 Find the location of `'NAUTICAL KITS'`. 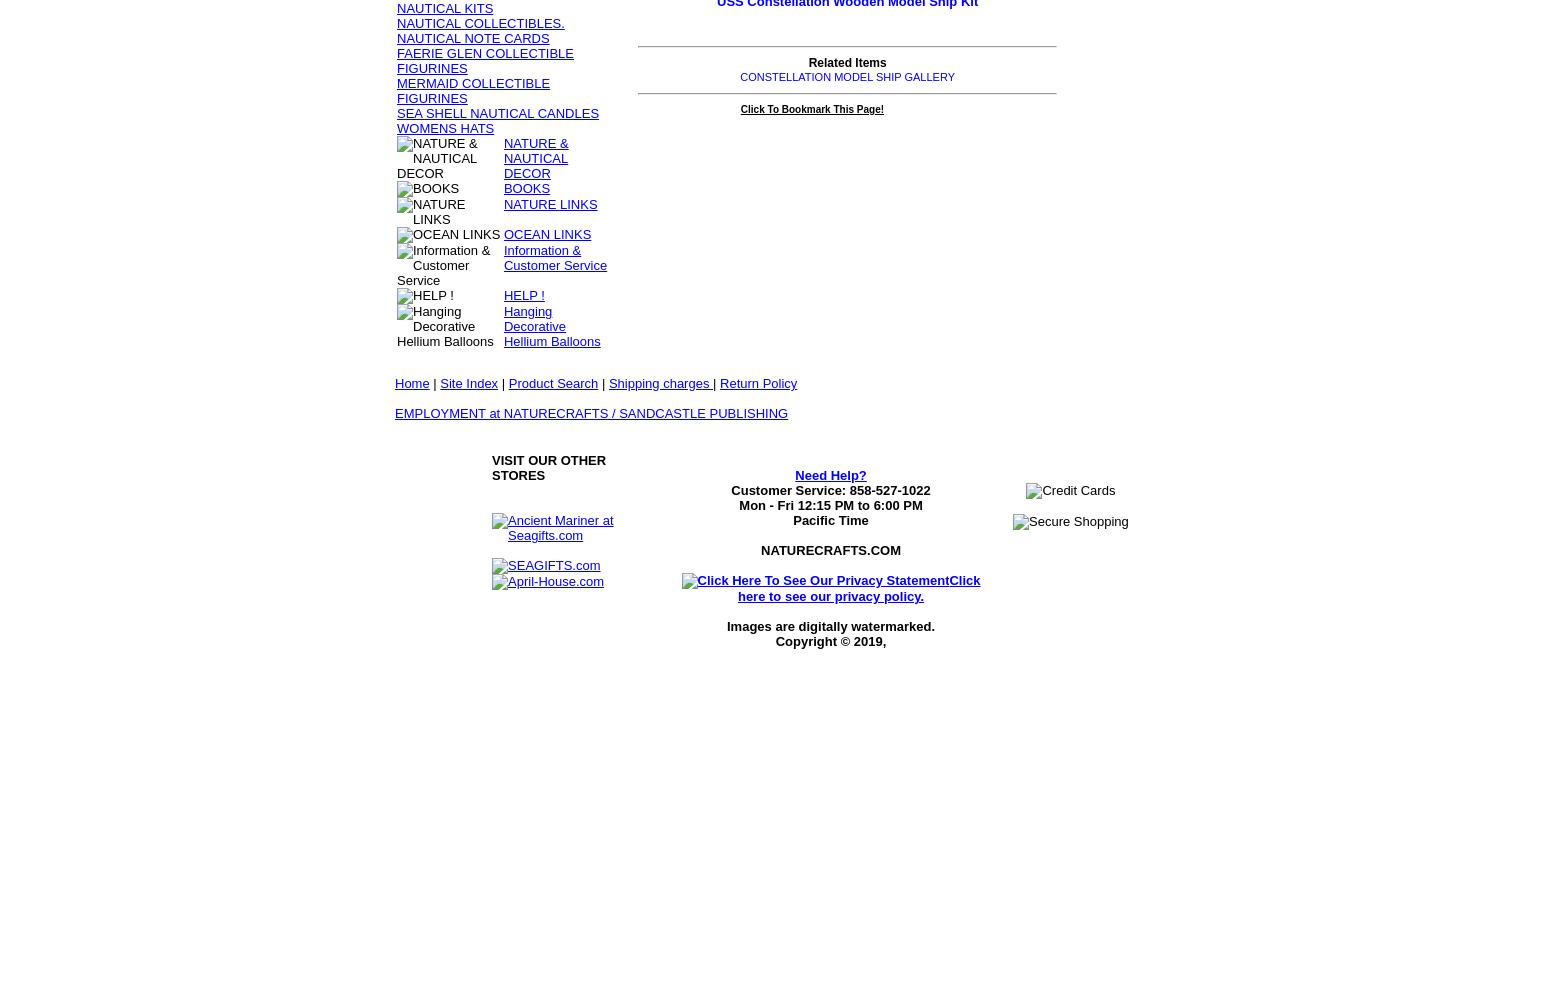

'NAUTICAL KITS' is located at coordinates (445, 8).